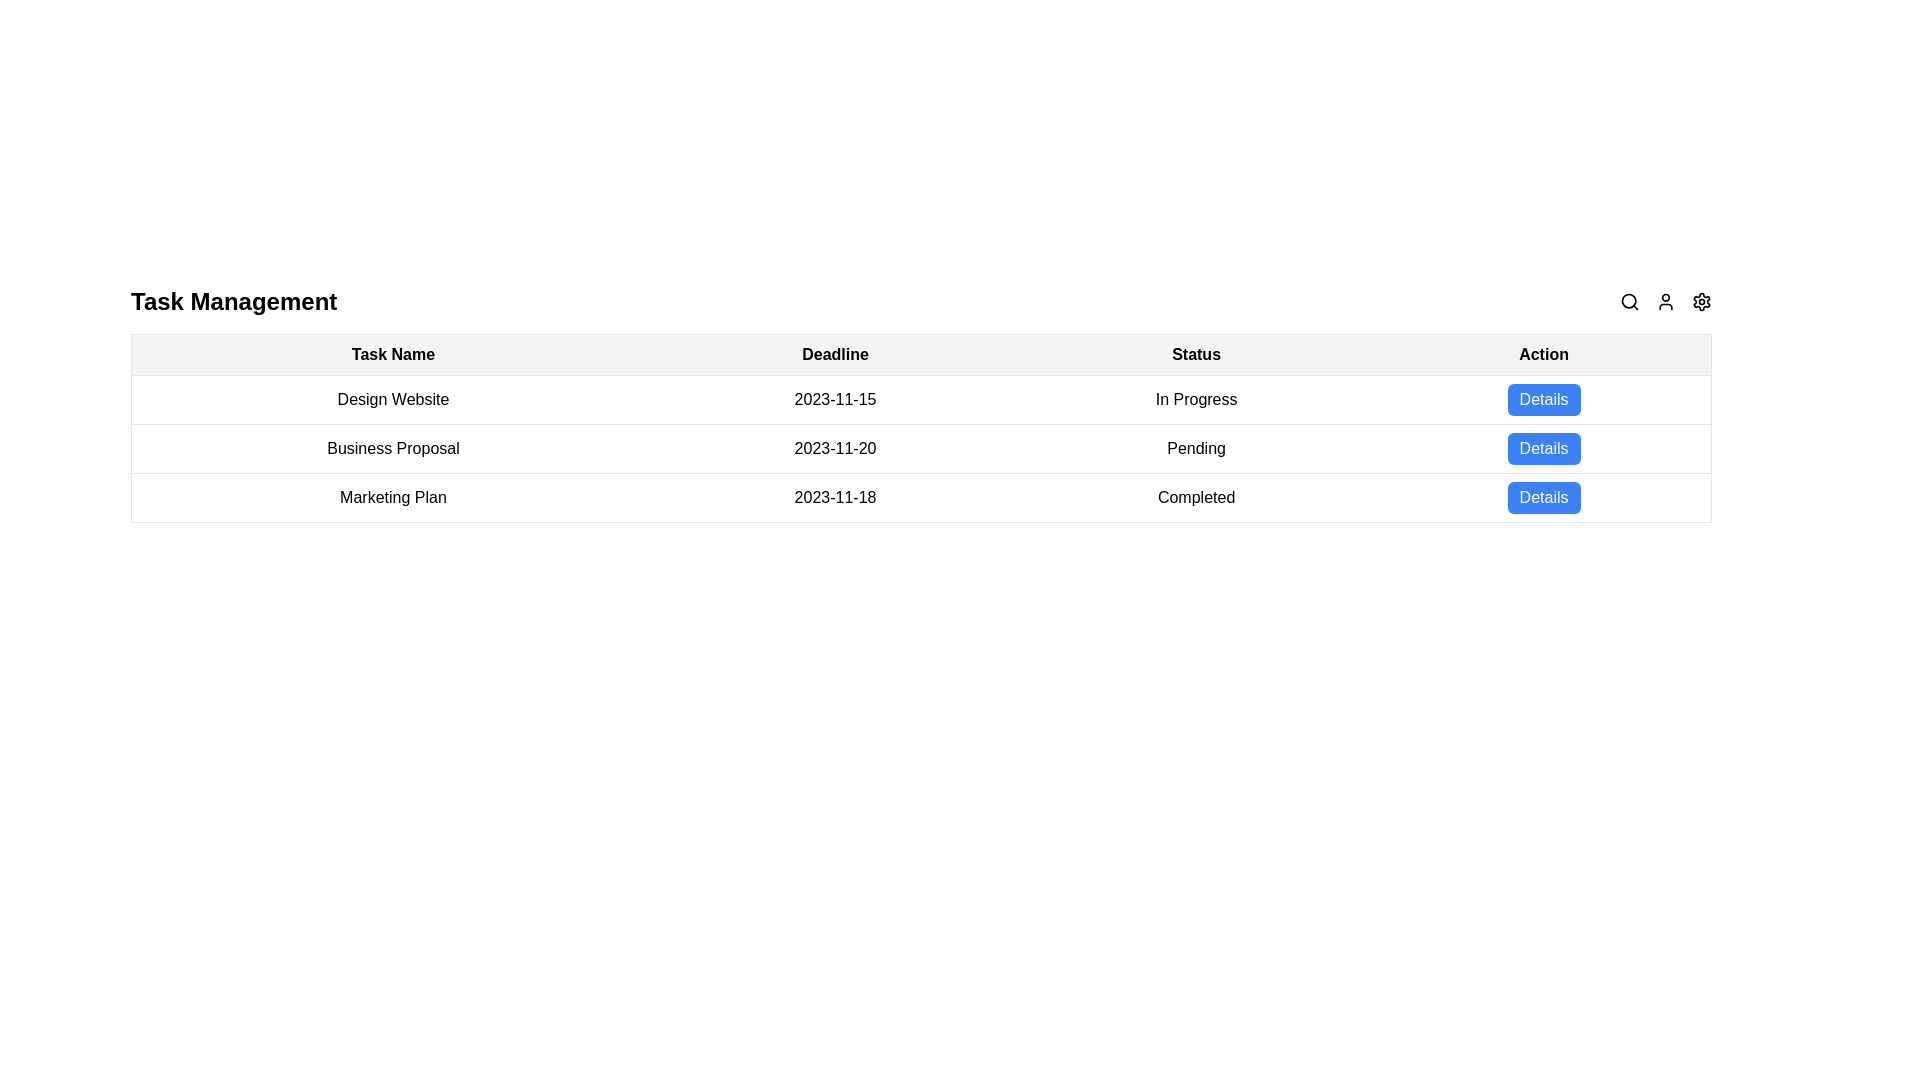 This screenshot has width=1920, height=1080. I want to click on the table cell displaying the text '2023-11-18' under the 'Deadline' column, which is located in the third row of the table, so click(835, 496).